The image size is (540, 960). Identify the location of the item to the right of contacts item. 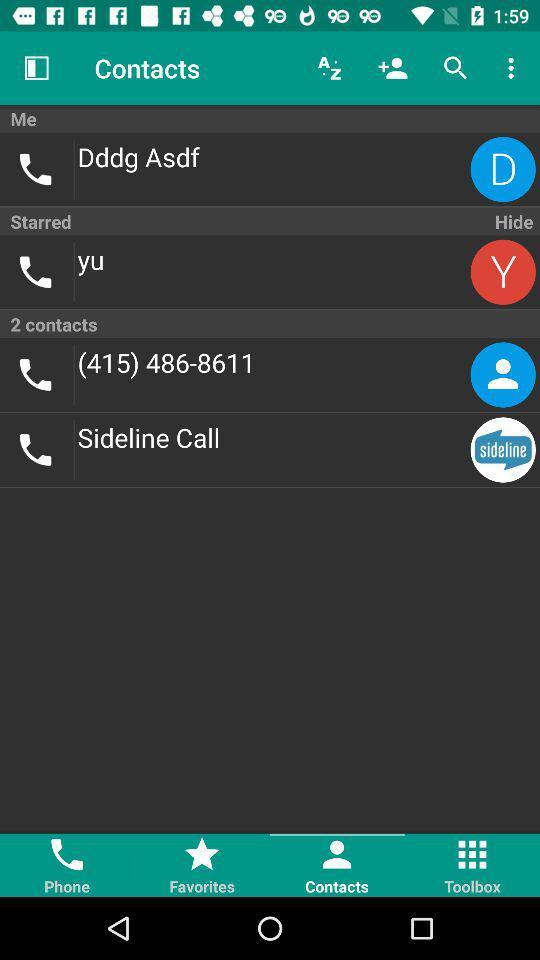
(329, 68).